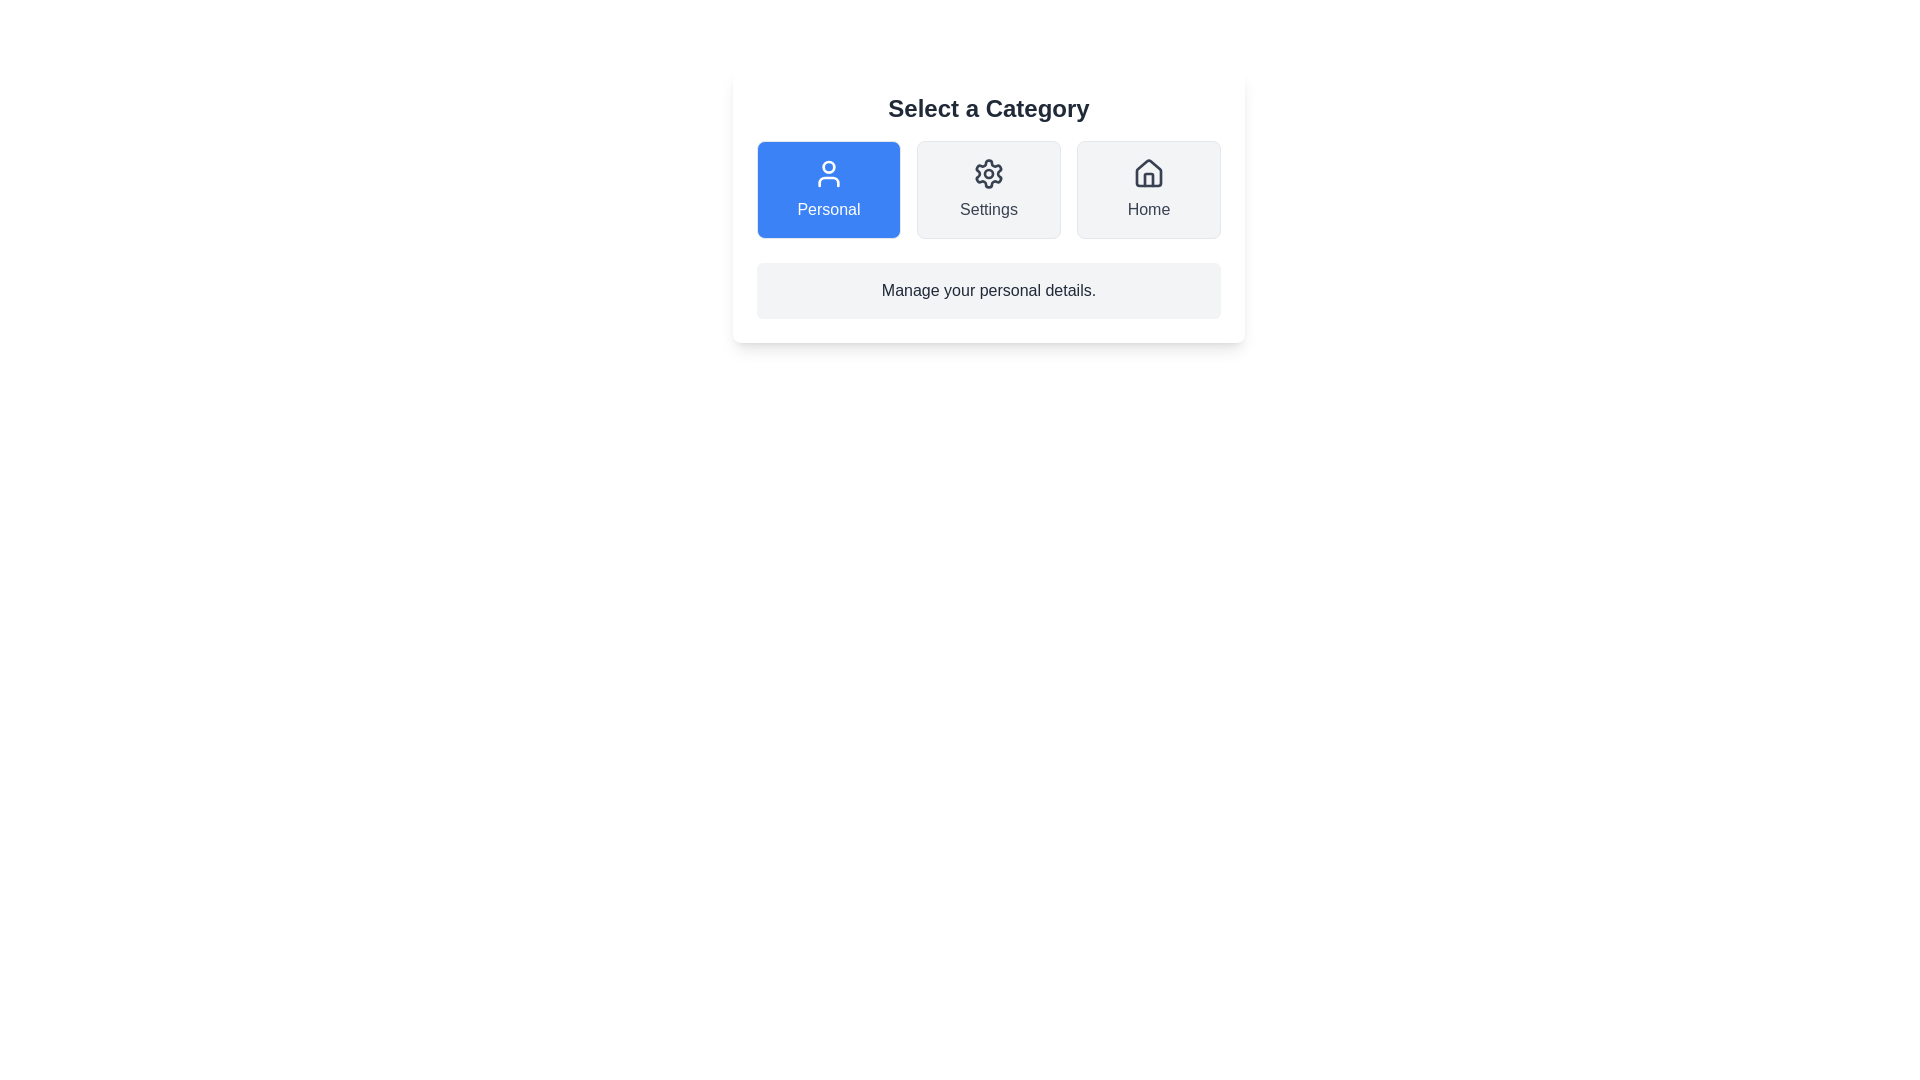 This screenshot has height=1080, width=1920. Describe the element at coordinates (988, 189) in the screenshot. I see `the Settings button to observe the hover effect` at that location.